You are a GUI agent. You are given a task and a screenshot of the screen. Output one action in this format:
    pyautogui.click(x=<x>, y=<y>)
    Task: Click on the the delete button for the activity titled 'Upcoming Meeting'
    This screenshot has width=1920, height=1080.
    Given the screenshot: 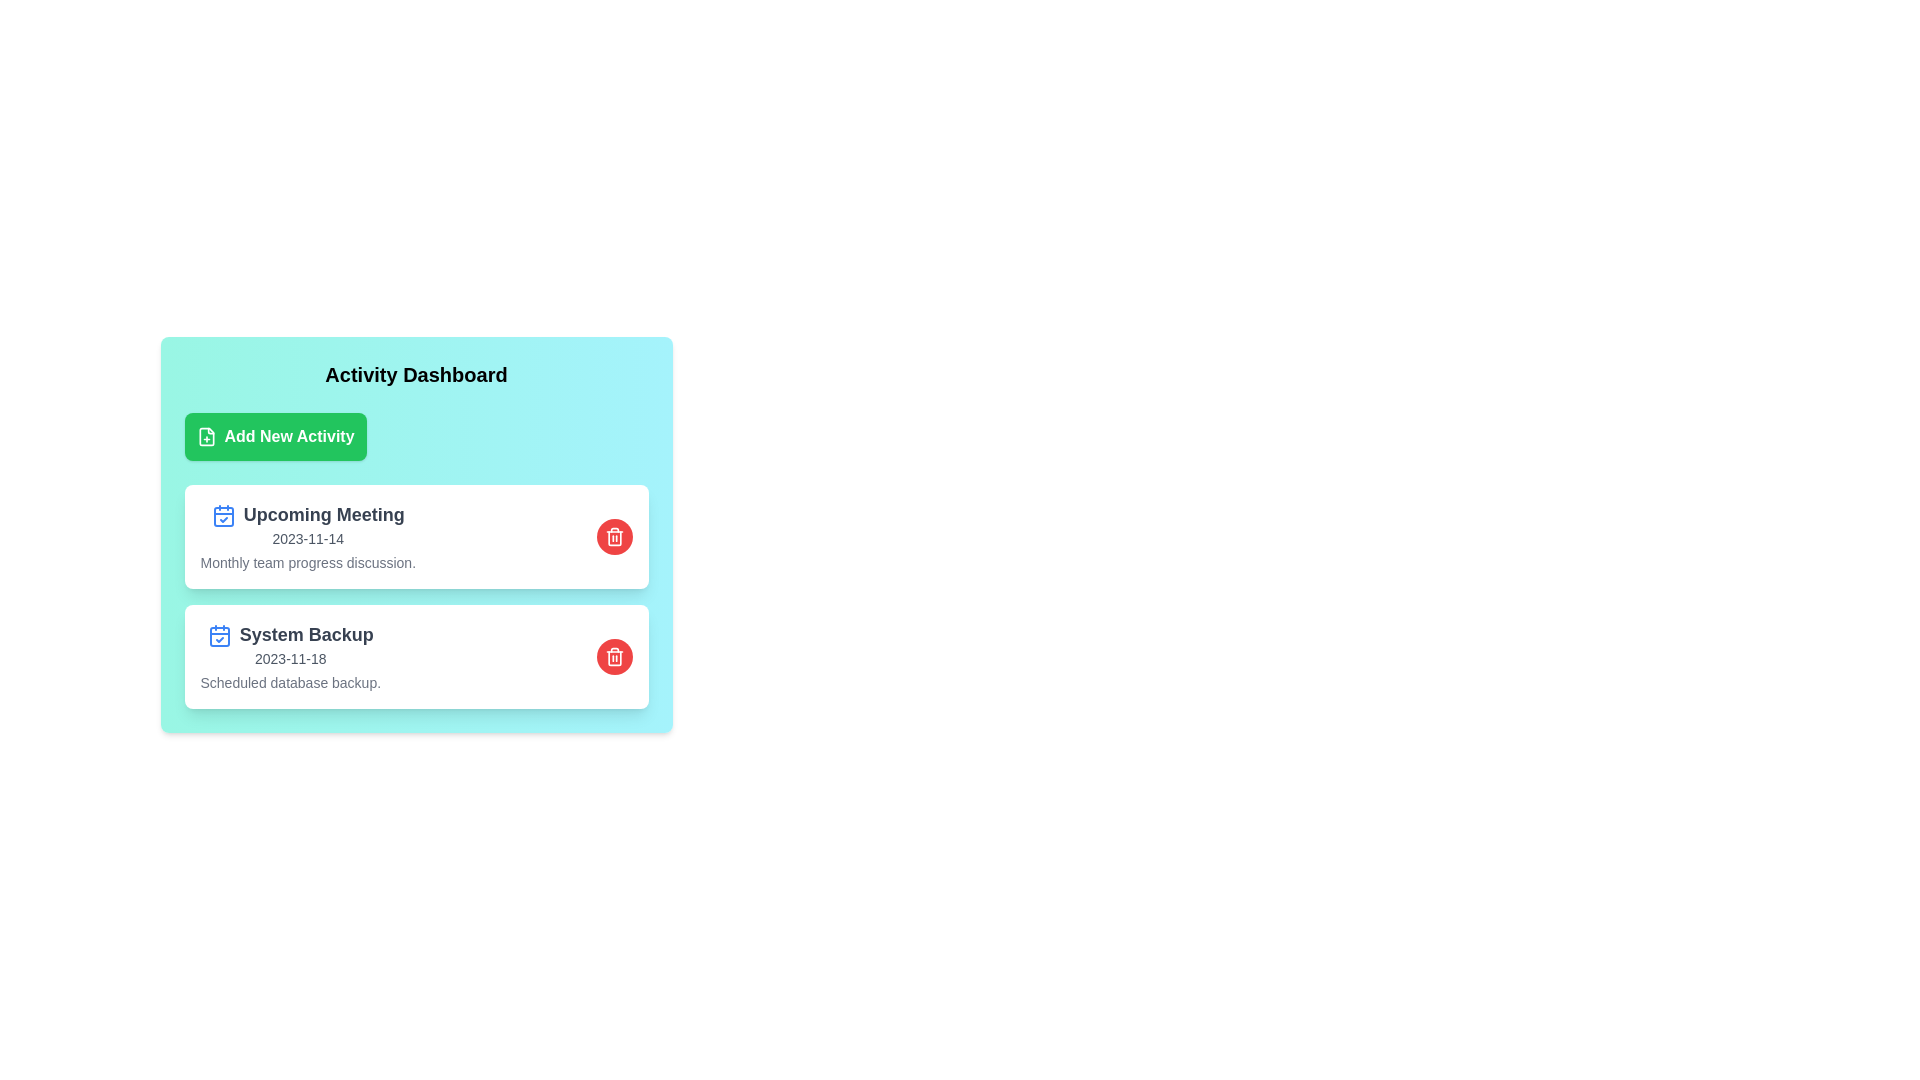 What is the action you would take?
    pyautogui.click(x=613, y=535)
    